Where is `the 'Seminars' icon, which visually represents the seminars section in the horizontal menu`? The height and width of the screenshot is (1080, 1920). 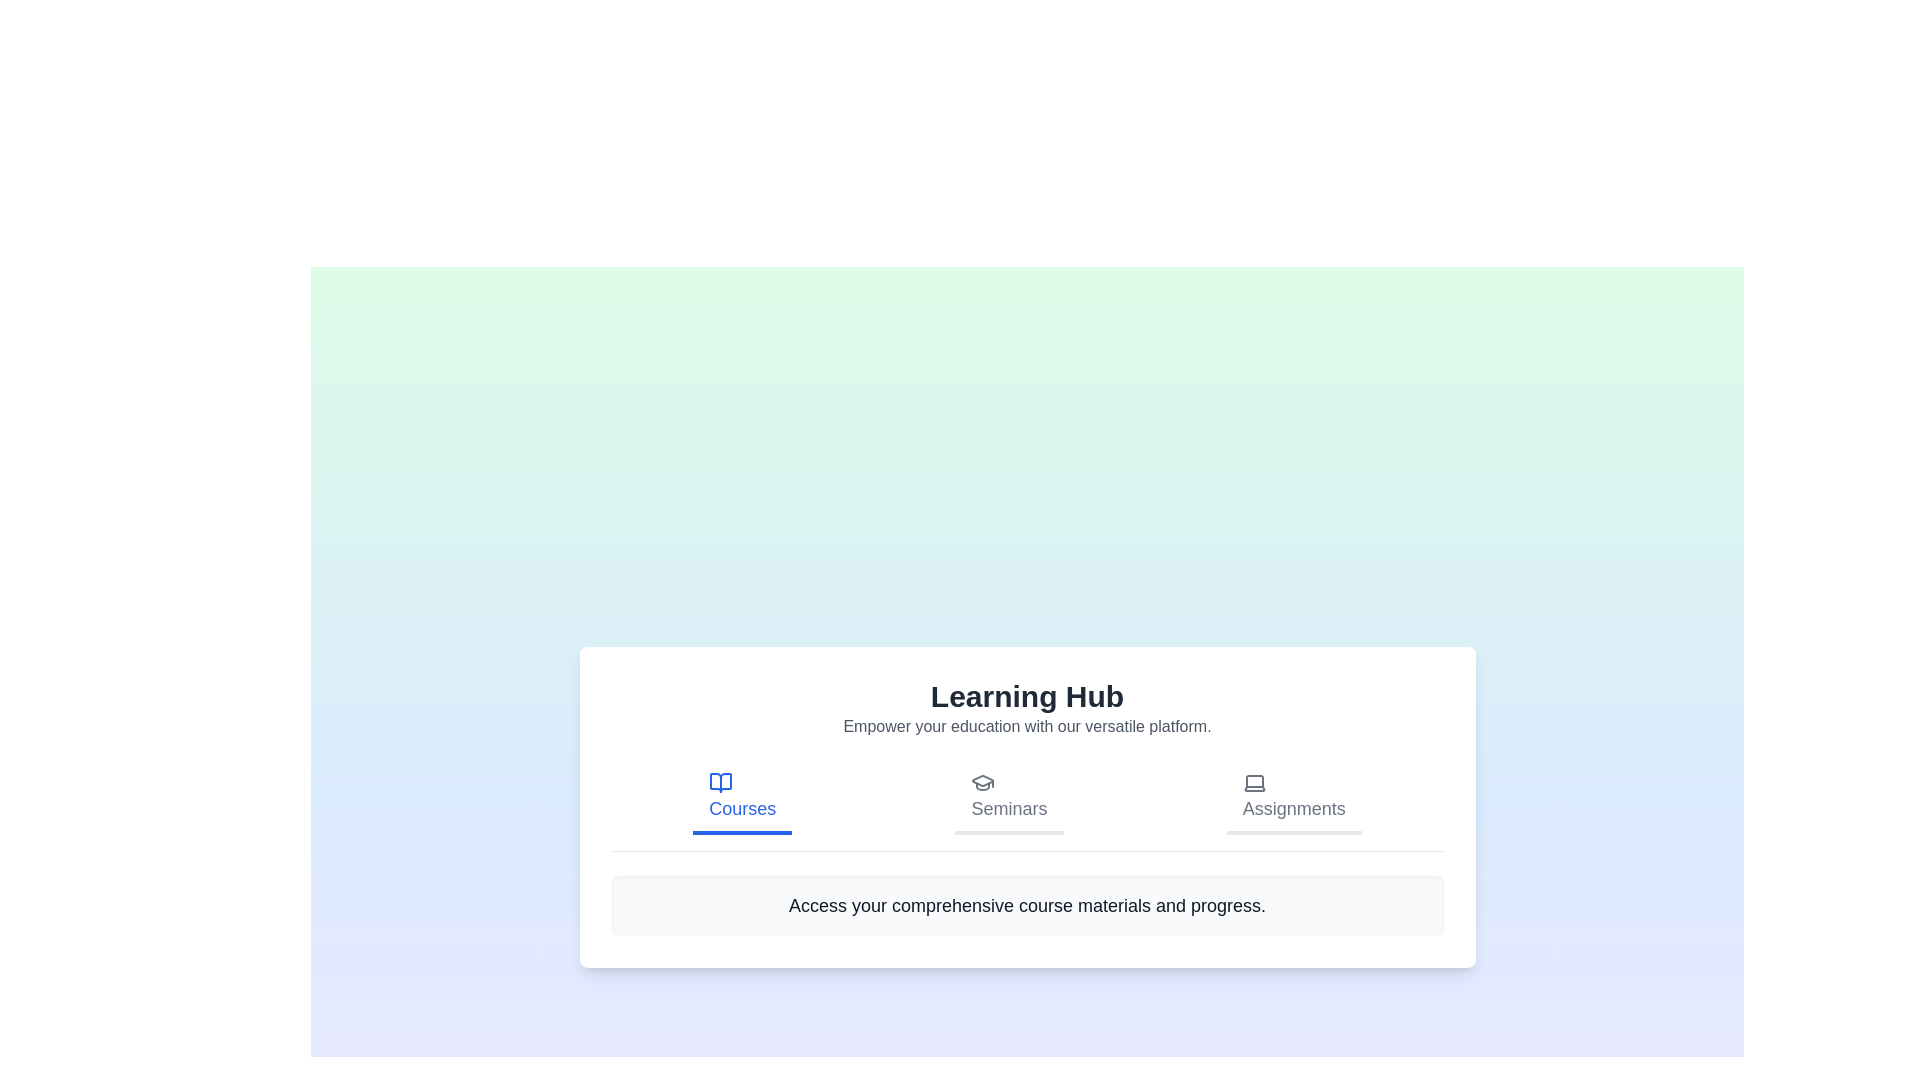
the 'Seminars' icon, which visually represents the seminars section in the horizontal menu is located at coordinates (983, 781).